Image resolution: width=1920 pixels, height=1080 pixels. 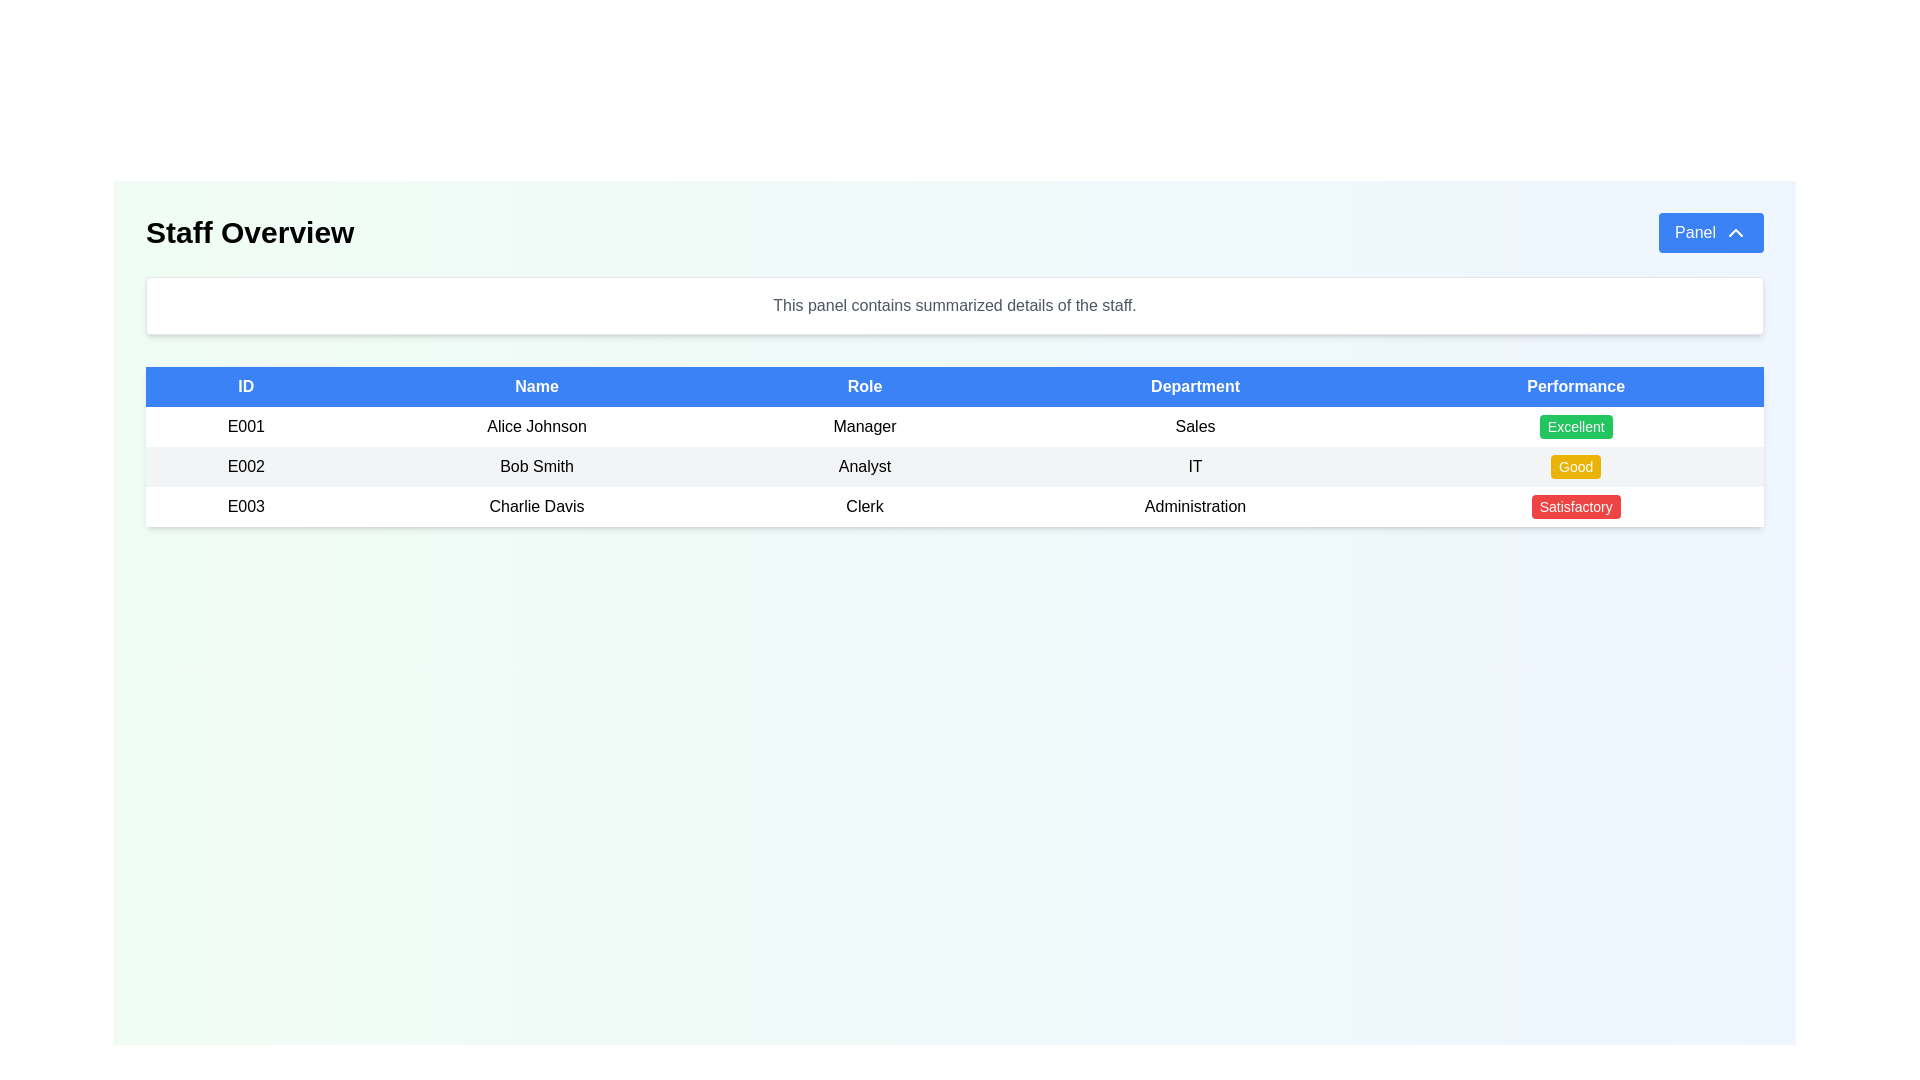 I want to click on the 'Excellent' performance rating label in the first row of the table located in the 'Performance' column, so click(x=1575, y=426).